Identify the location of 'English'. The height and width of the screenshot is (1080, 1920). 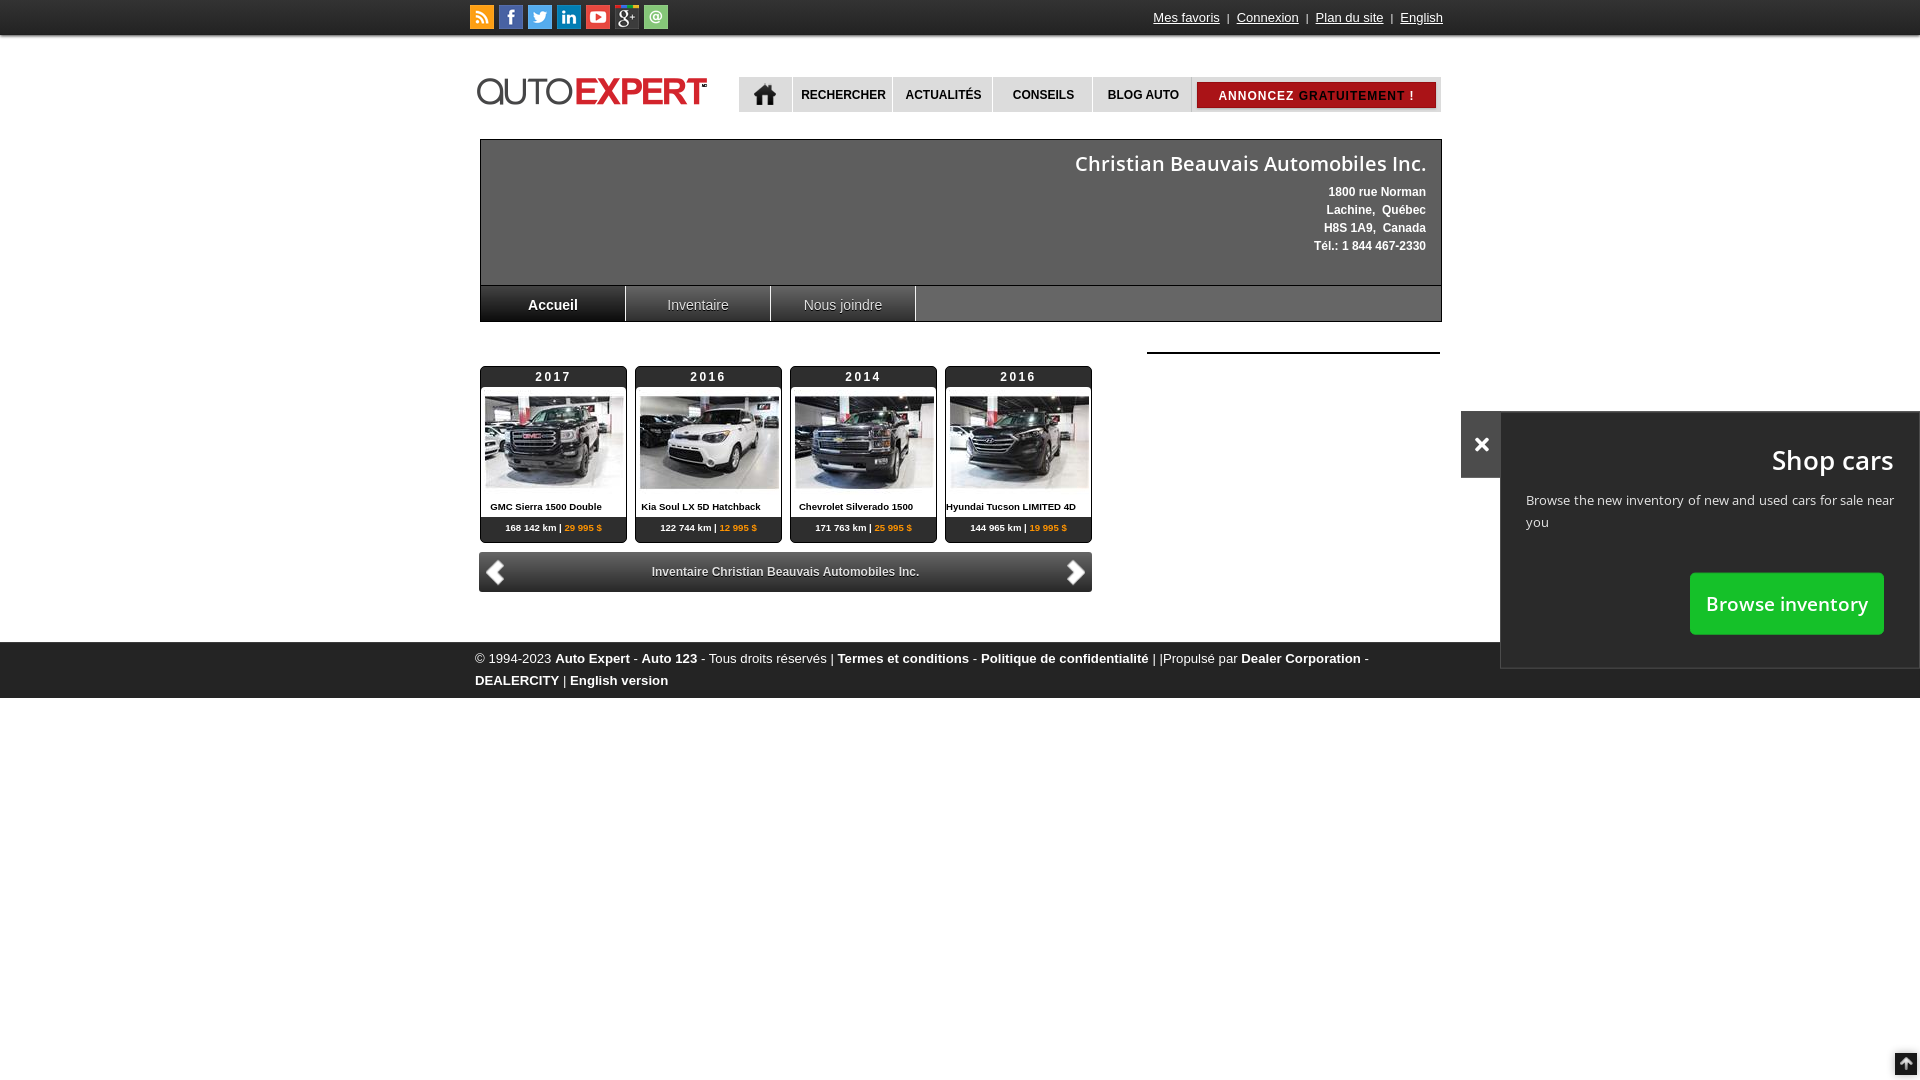
(1420, 17).